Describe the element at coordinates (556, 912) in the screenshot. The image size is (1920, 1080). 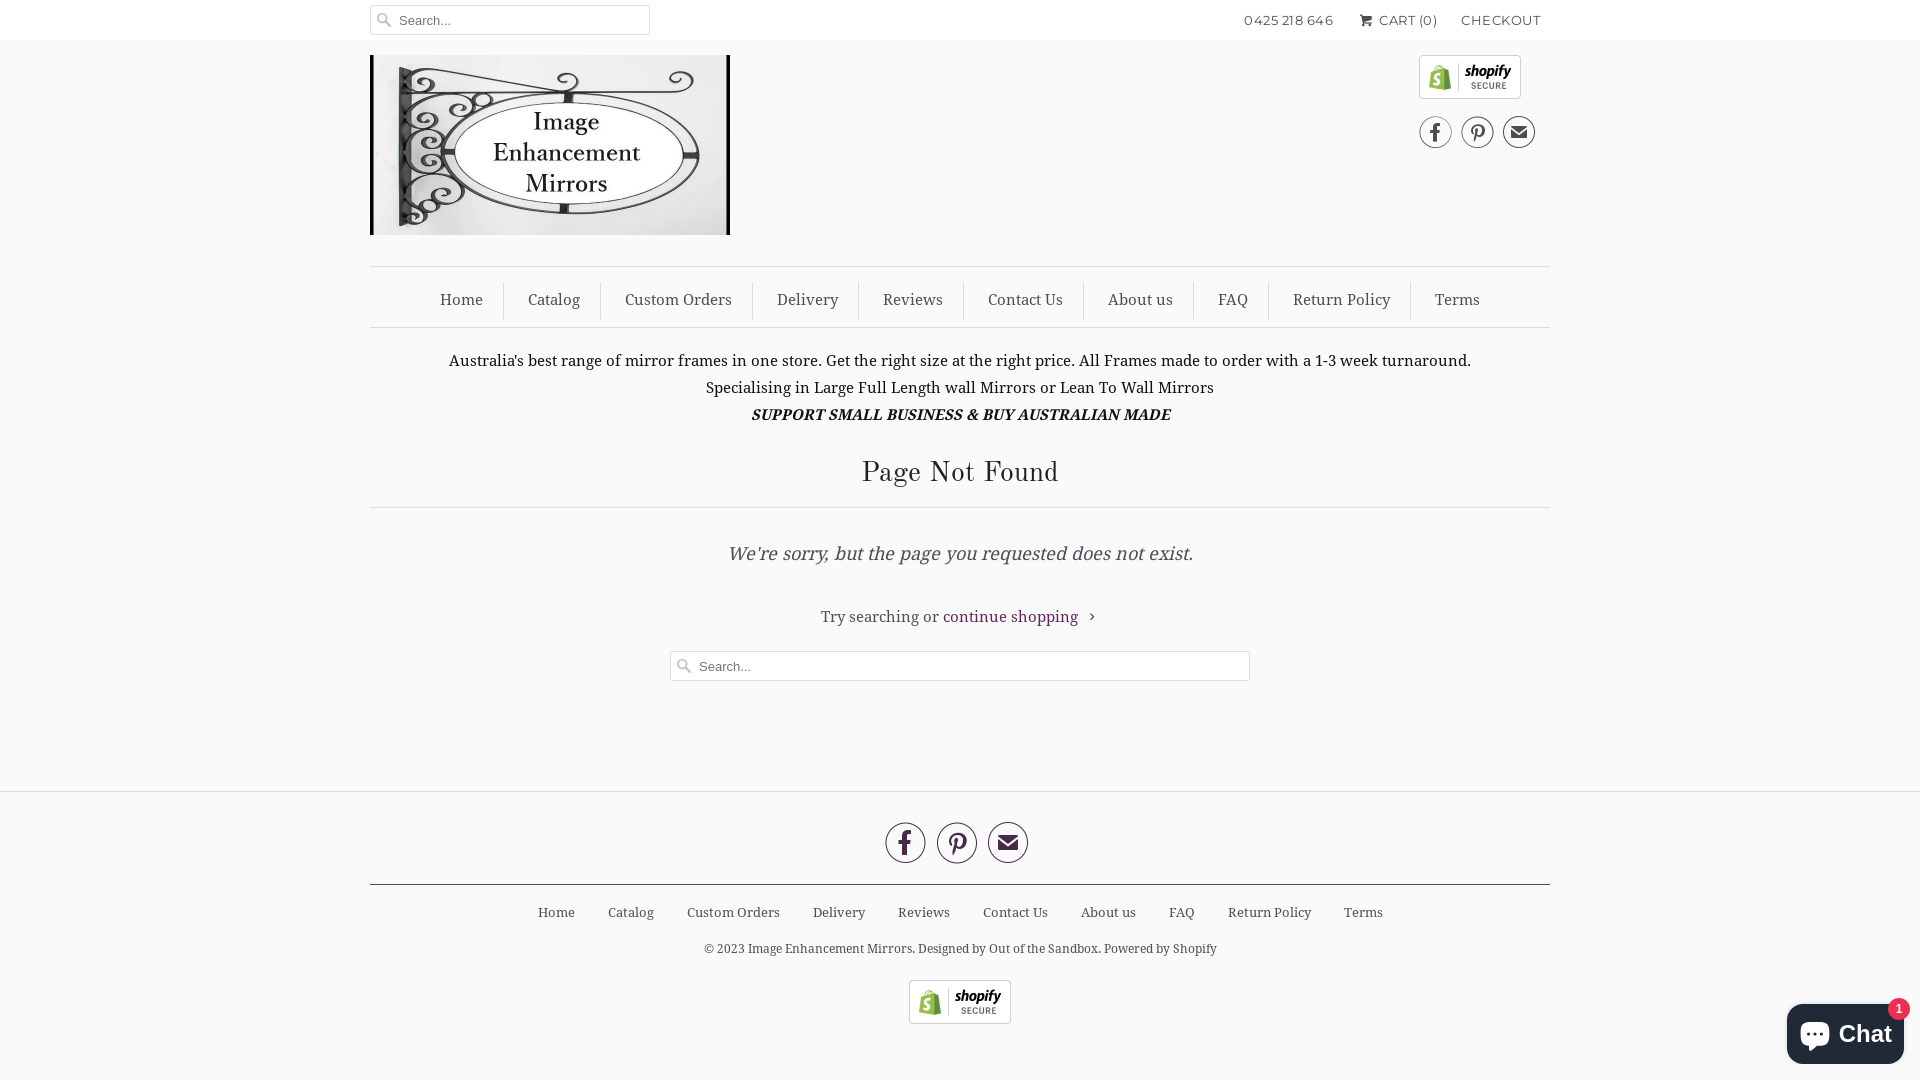
I see `'Home'` at that location.